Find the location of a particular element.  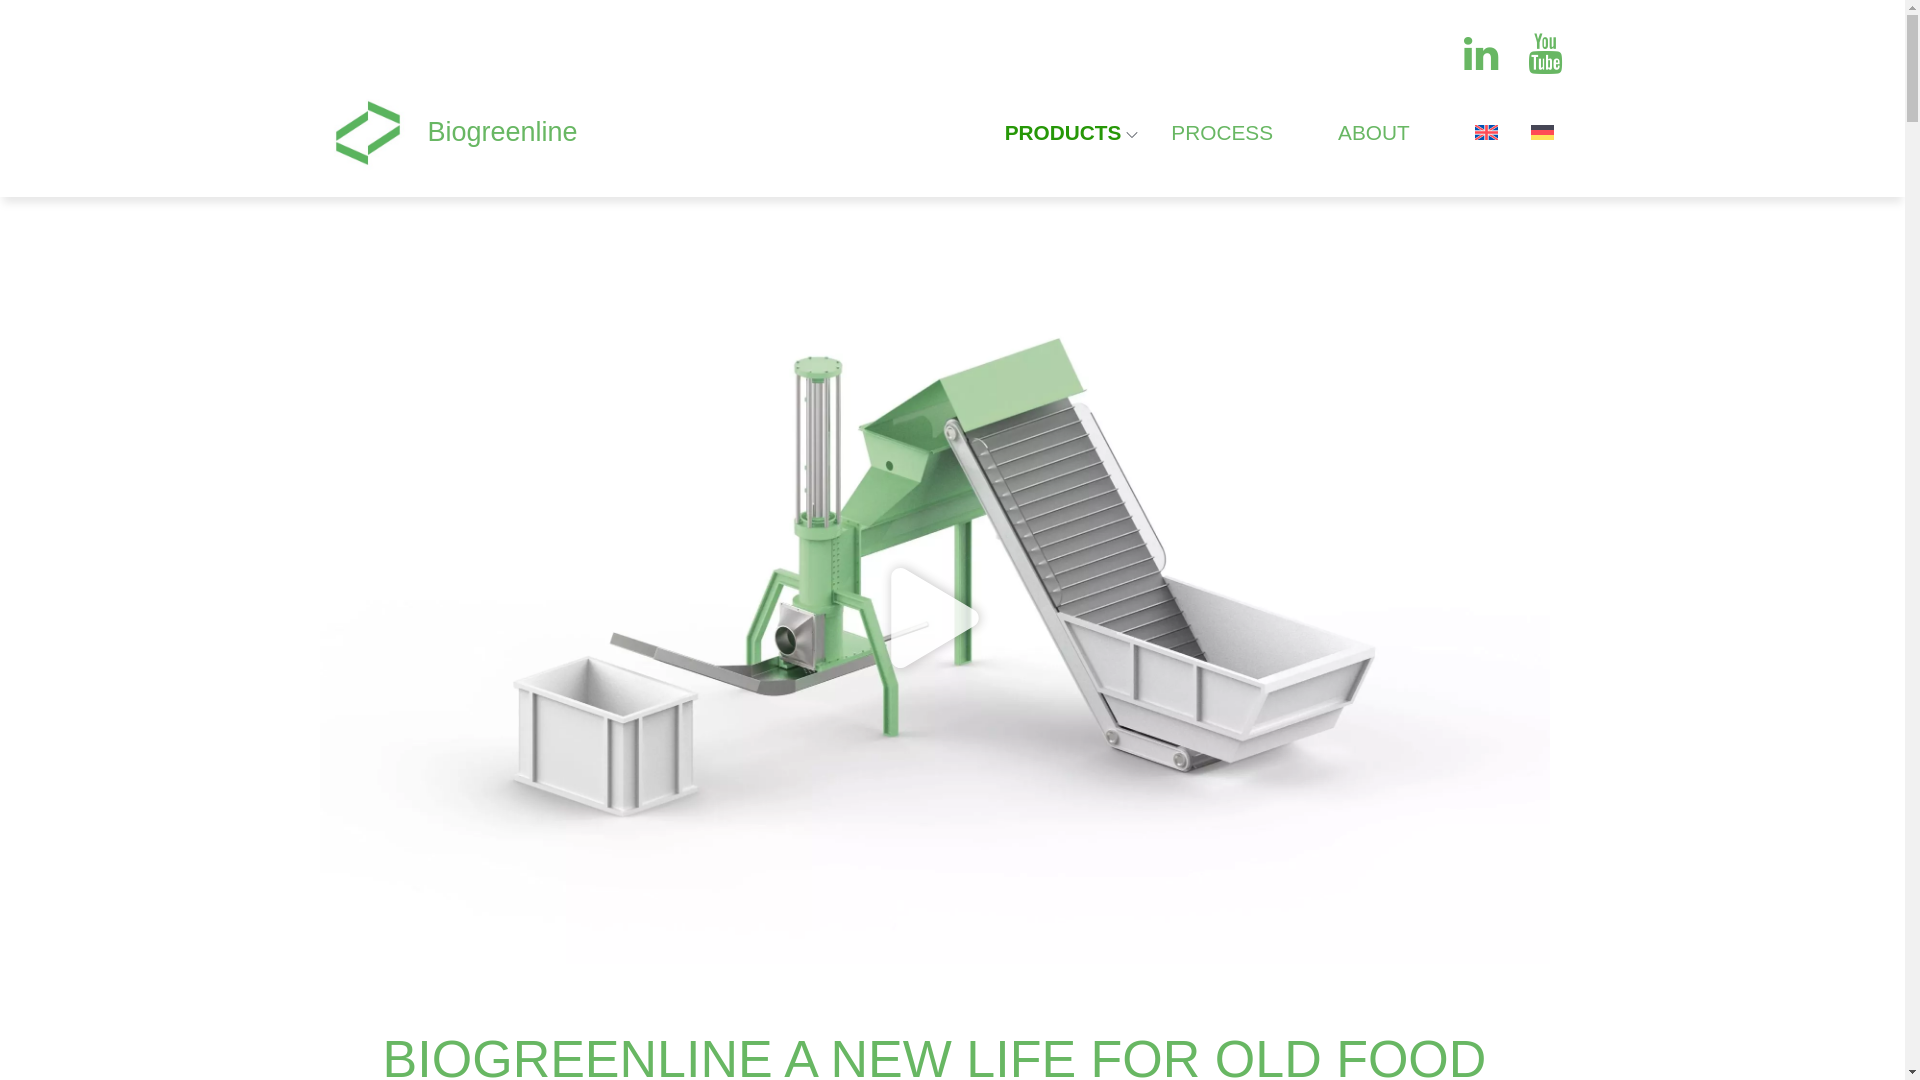

'Biogreenline' is located at coordinates (503, 131).